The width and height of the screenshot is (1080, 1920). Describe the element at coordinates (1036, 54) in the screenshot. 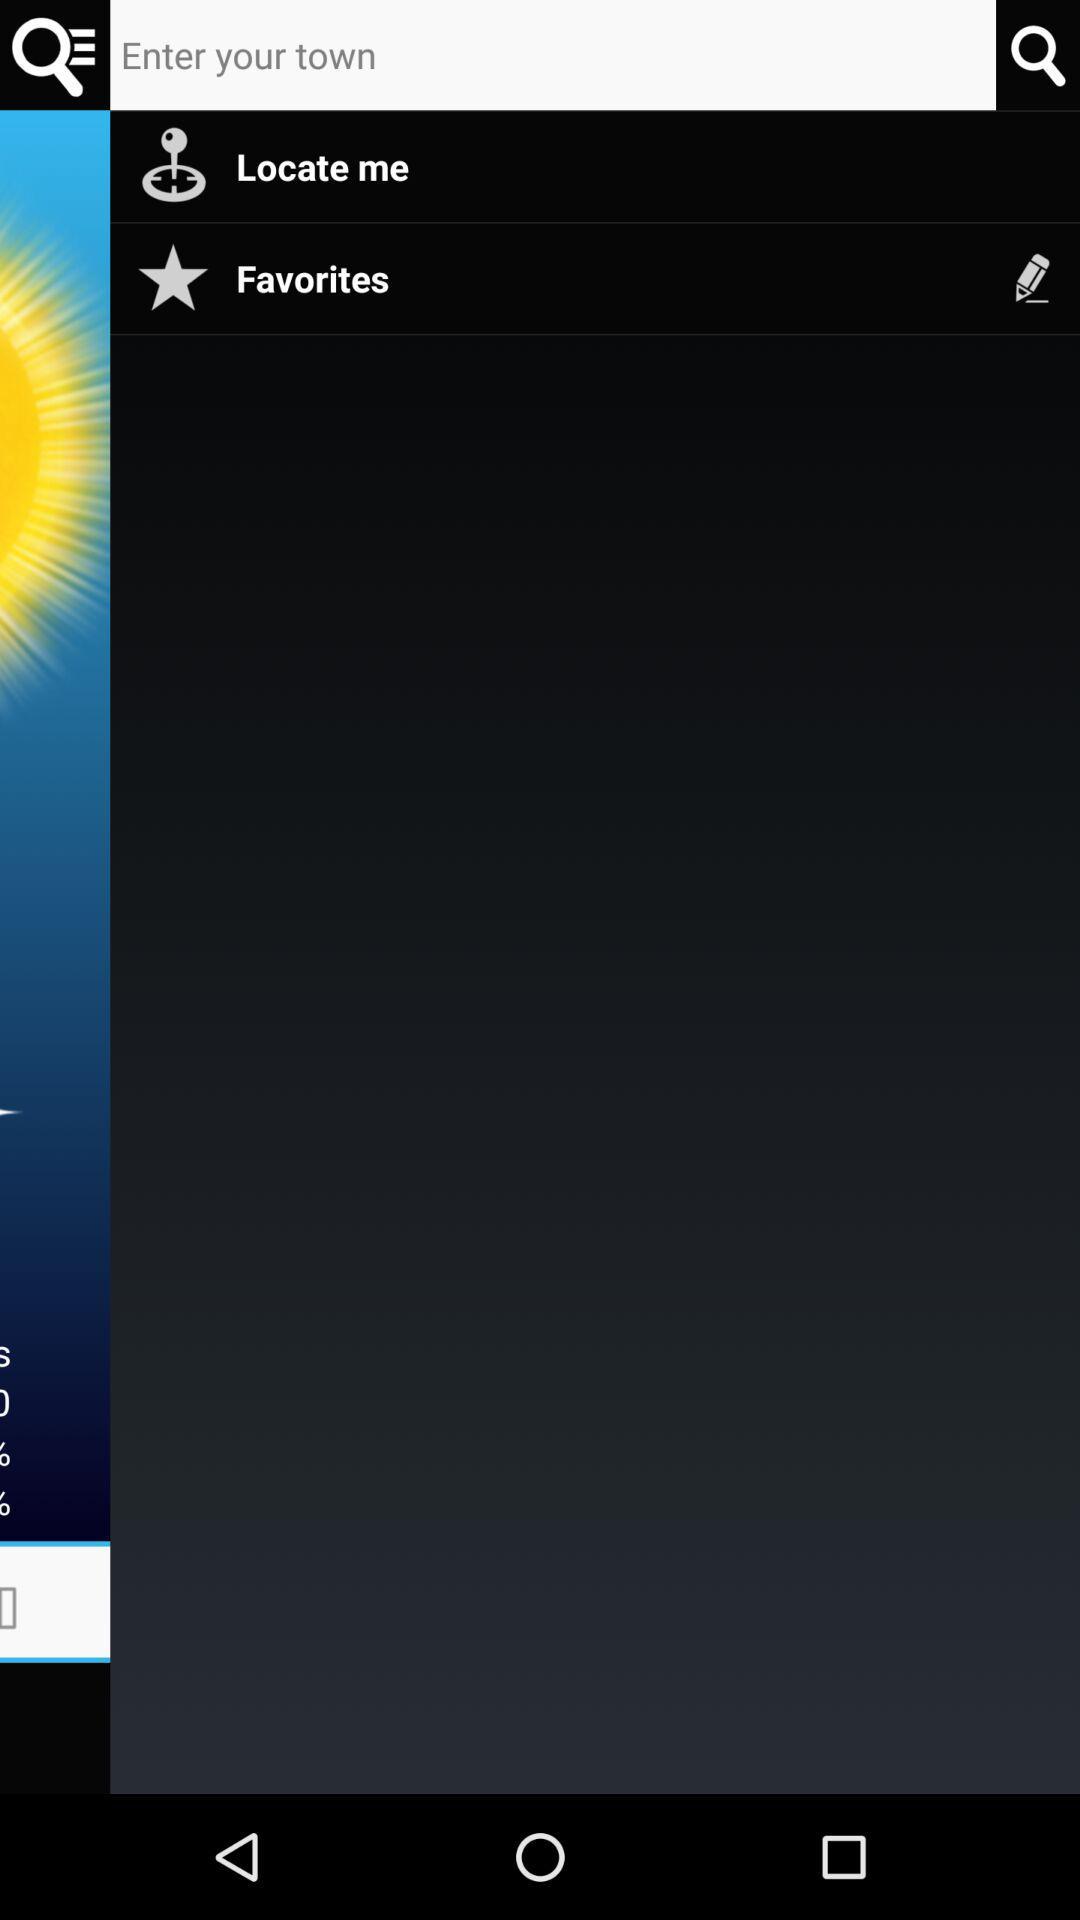

I see `search for location` at that location.